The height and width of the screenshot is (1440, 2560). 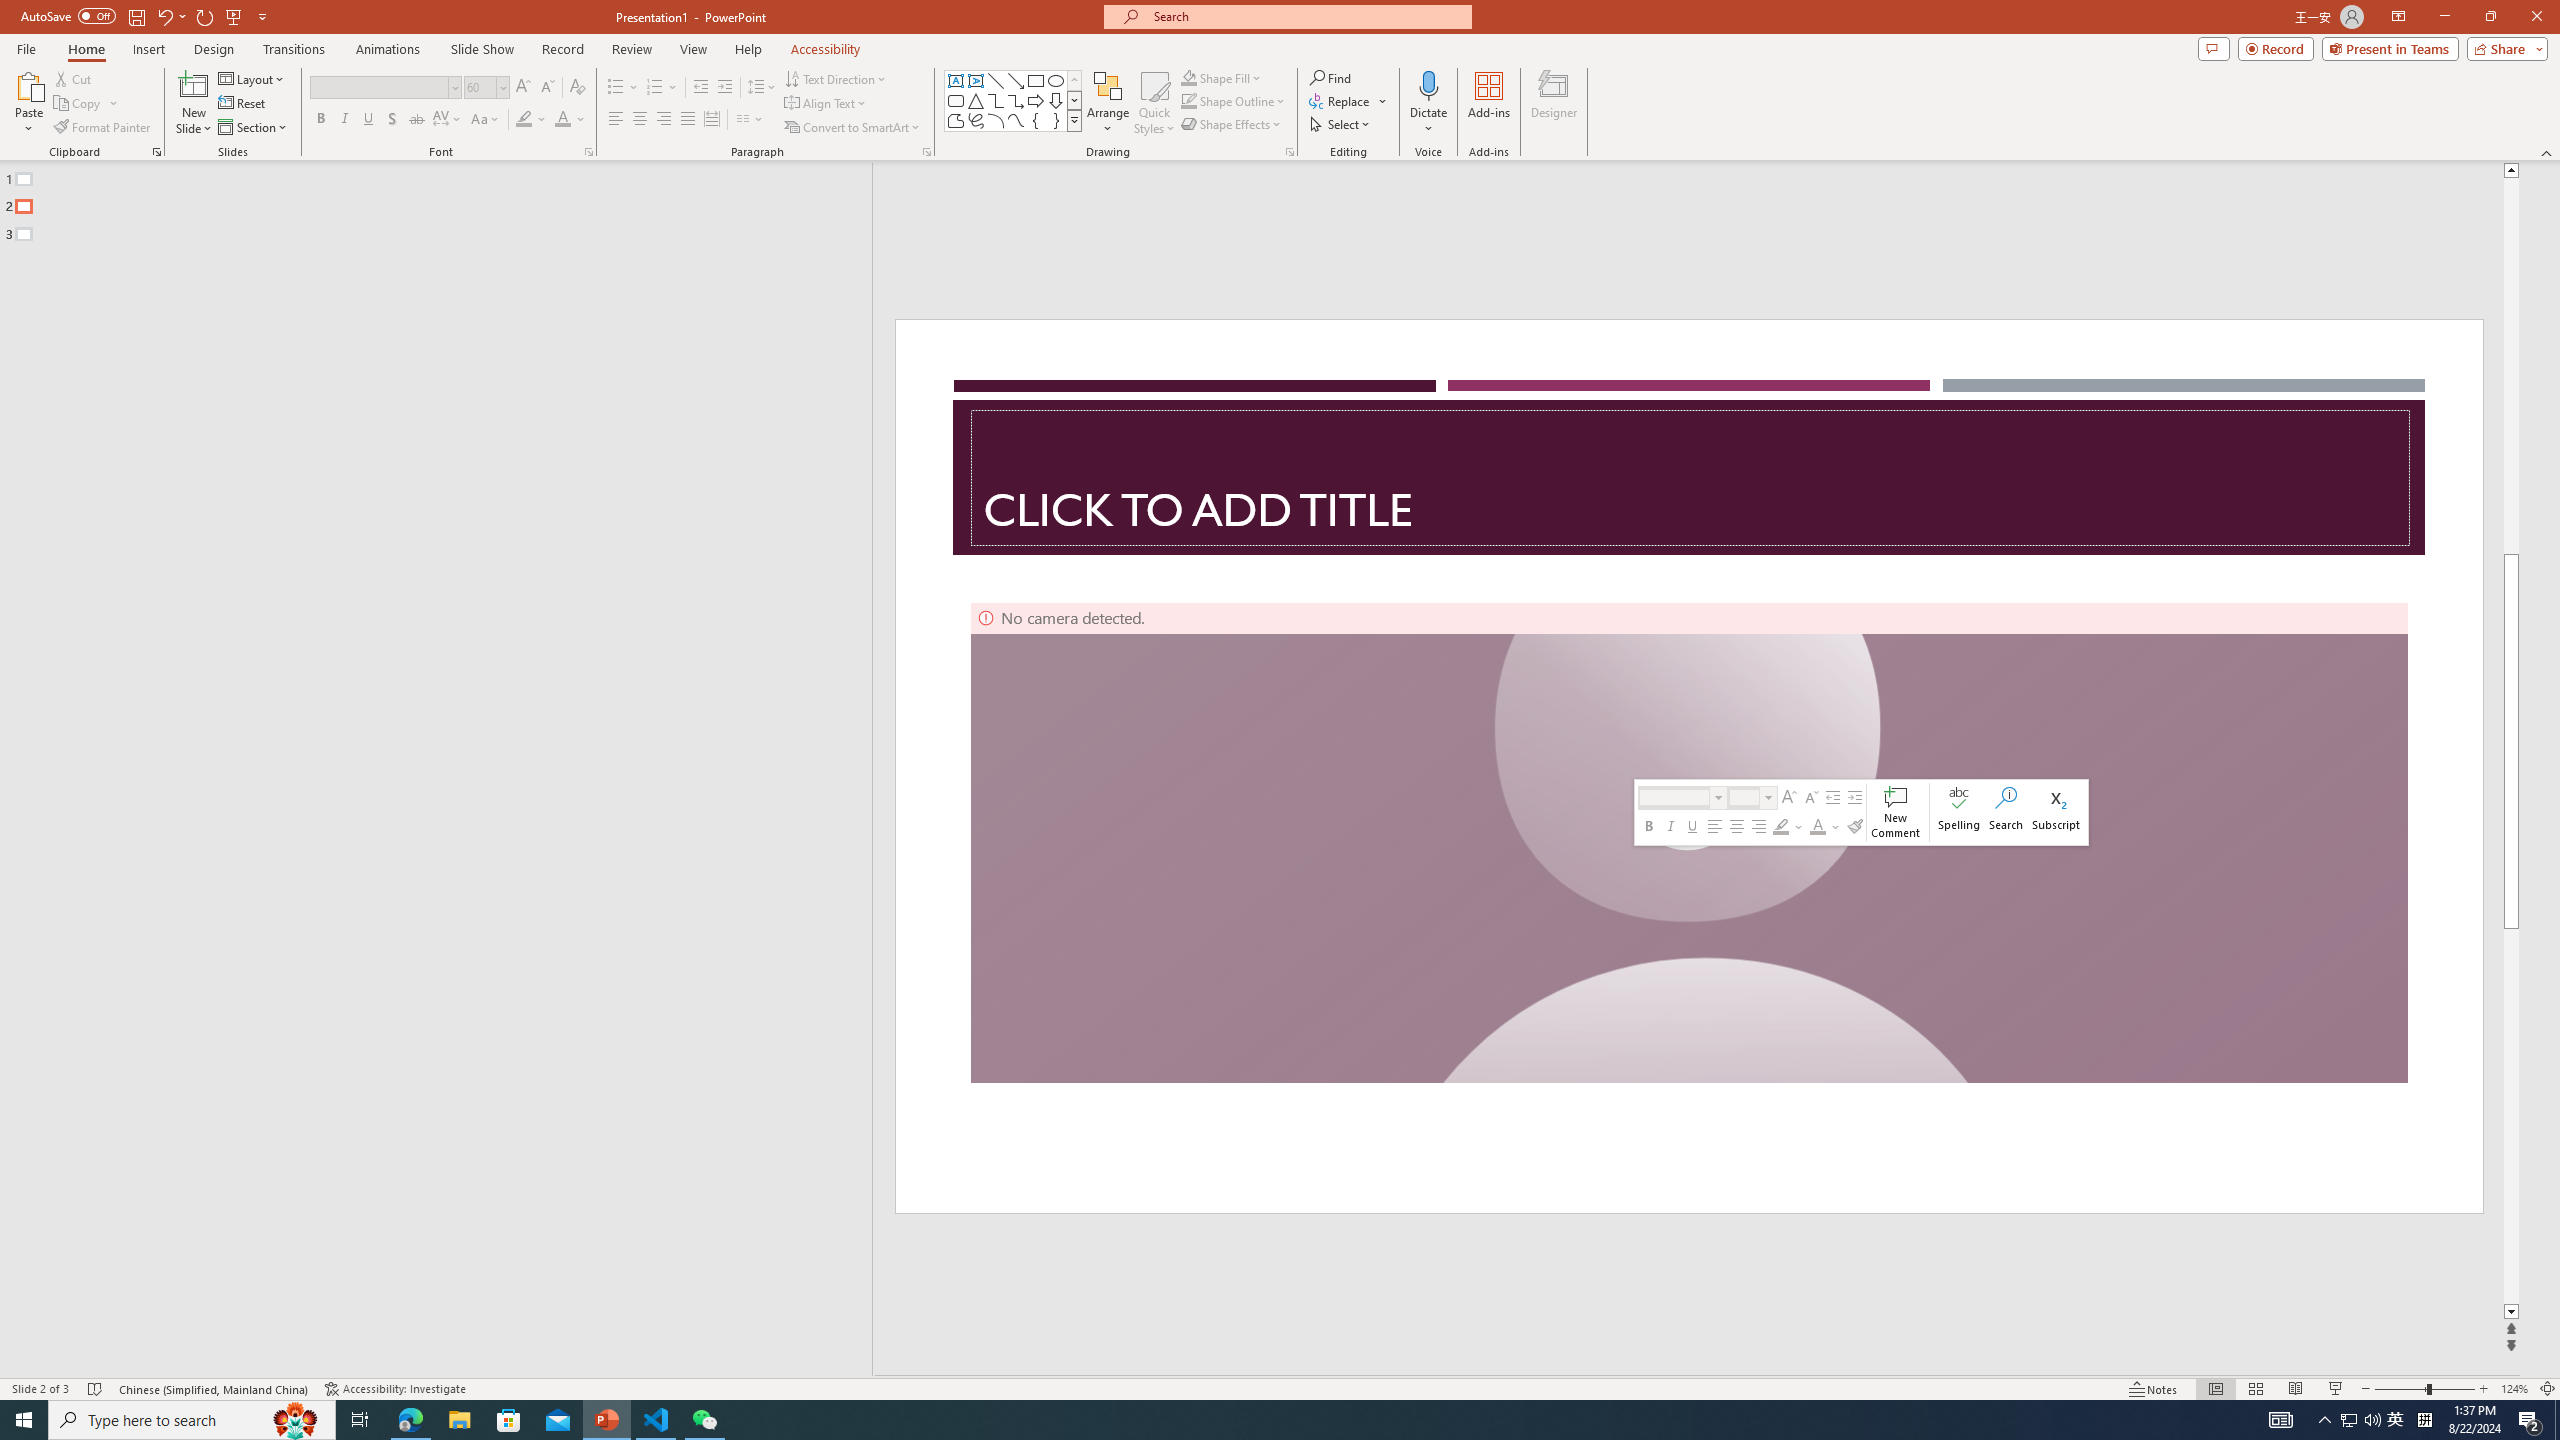 What do you see at coordinates (28, 103) in the screenshot?
I see `'Paste'` at bounding box center [28, 103].